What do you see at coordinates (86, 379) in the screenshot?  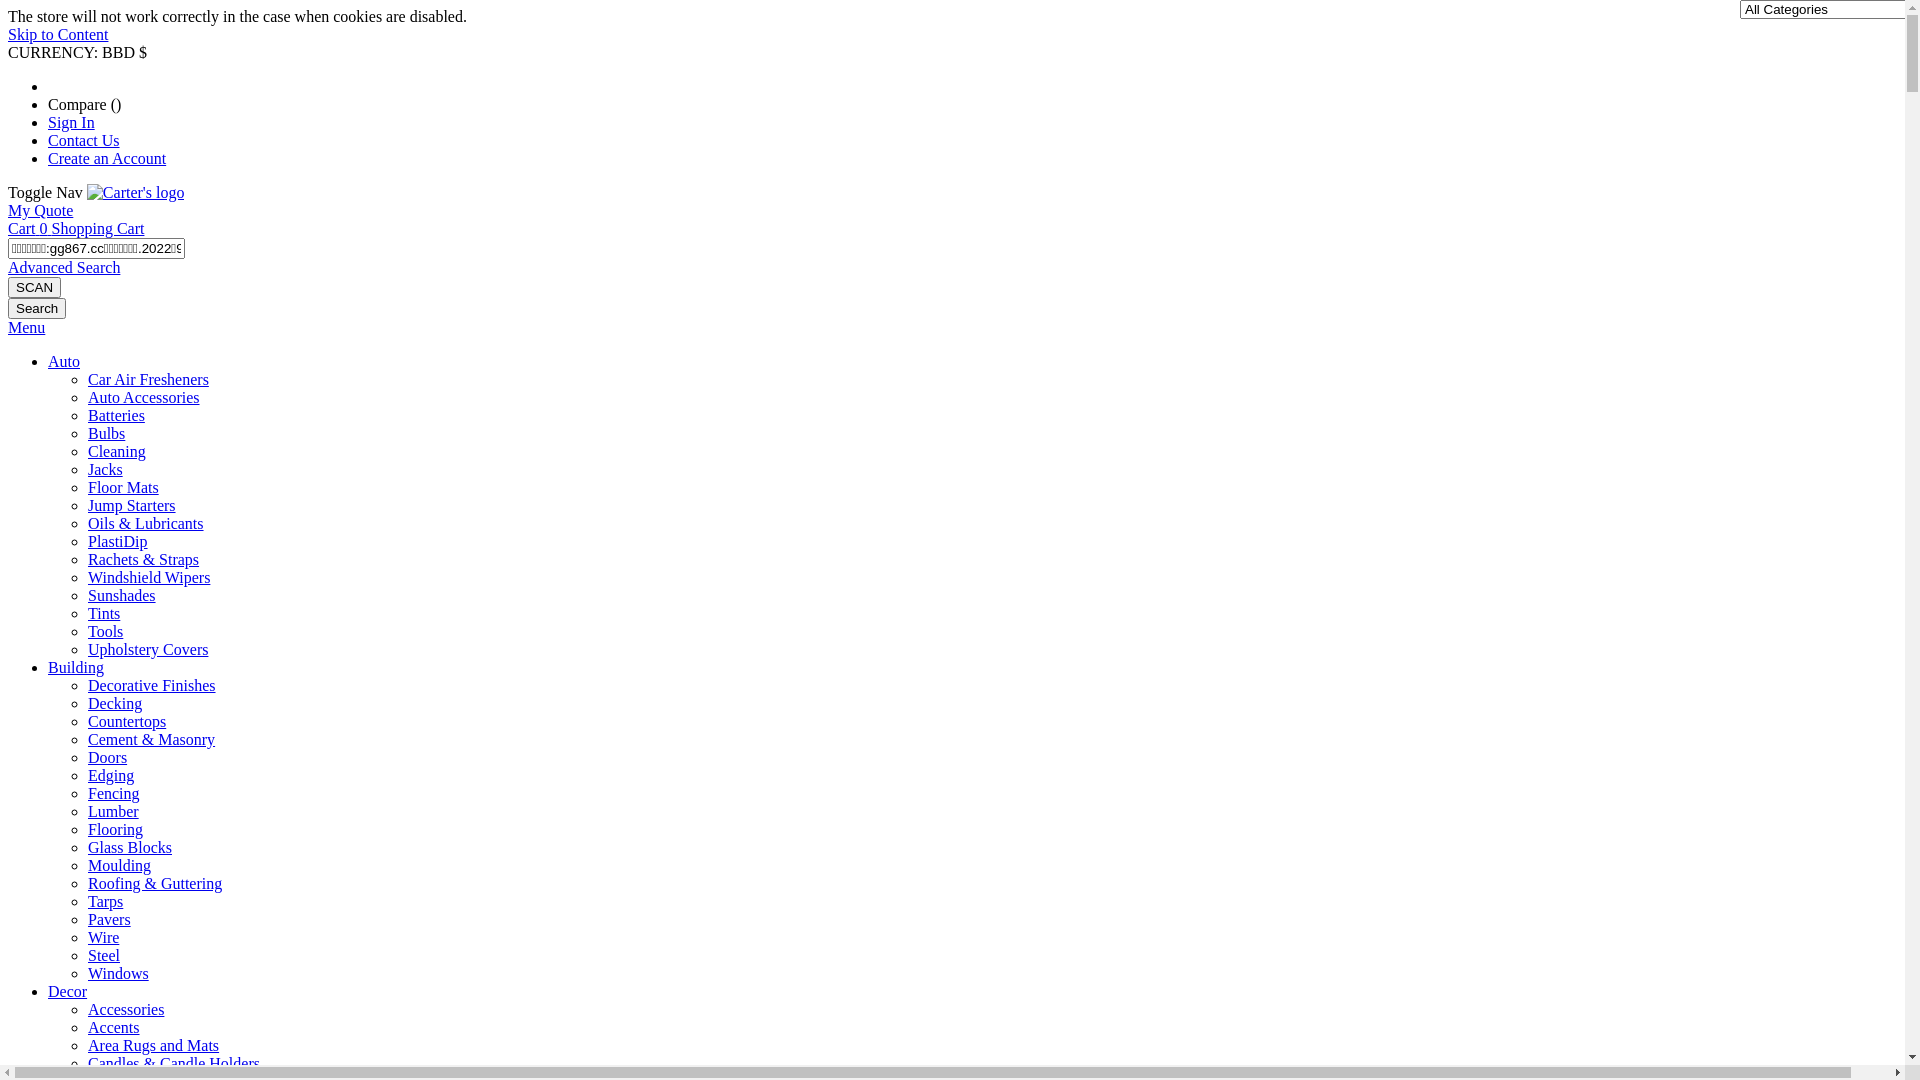 I see `'Car Air Fresheners'` at bounding box center [86, 379].